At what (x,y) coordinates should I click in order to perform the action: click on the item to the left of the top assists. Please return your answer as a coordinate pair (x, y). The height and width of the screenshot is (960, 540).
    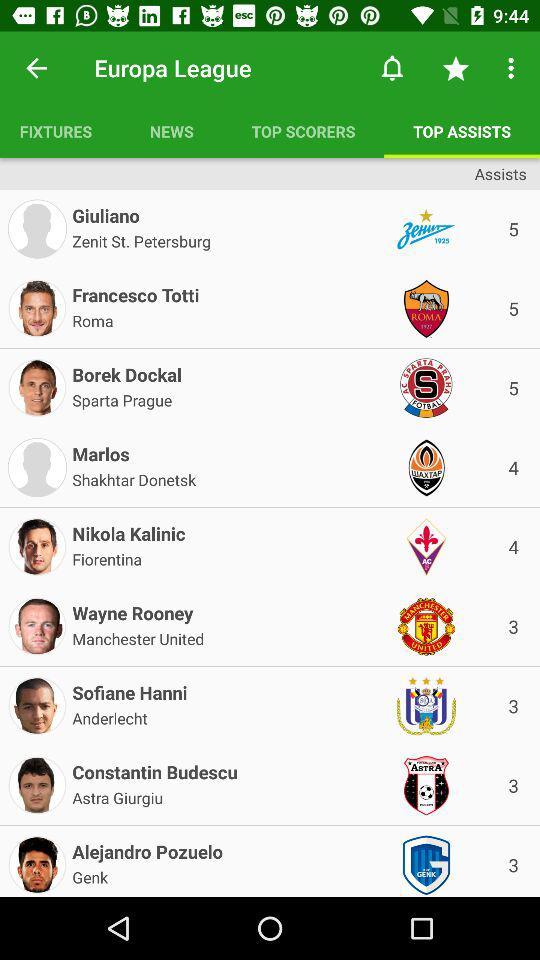
    Looking at the image, I should click on (302, 130).